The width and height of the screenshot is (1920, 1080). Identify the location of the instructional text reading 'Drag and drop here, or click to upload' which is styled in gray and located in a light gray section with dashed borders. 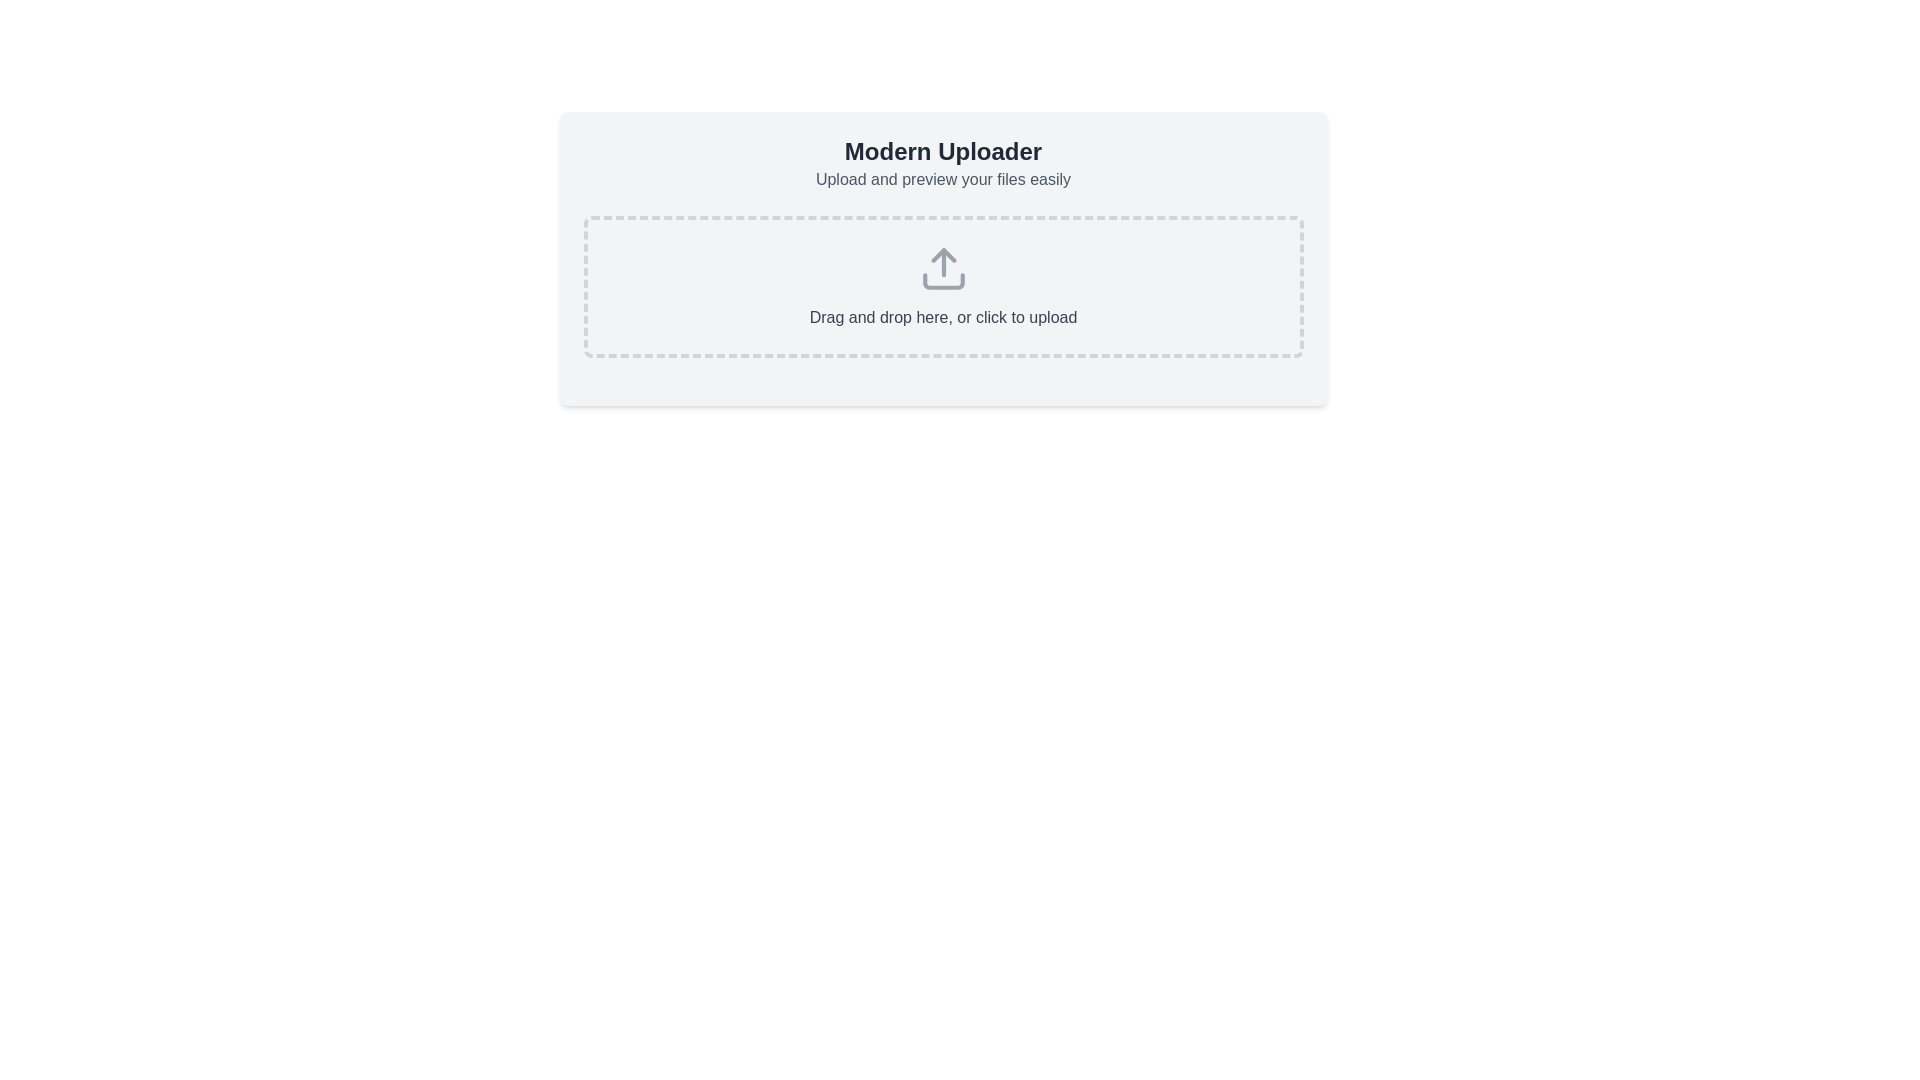
(942, 316).